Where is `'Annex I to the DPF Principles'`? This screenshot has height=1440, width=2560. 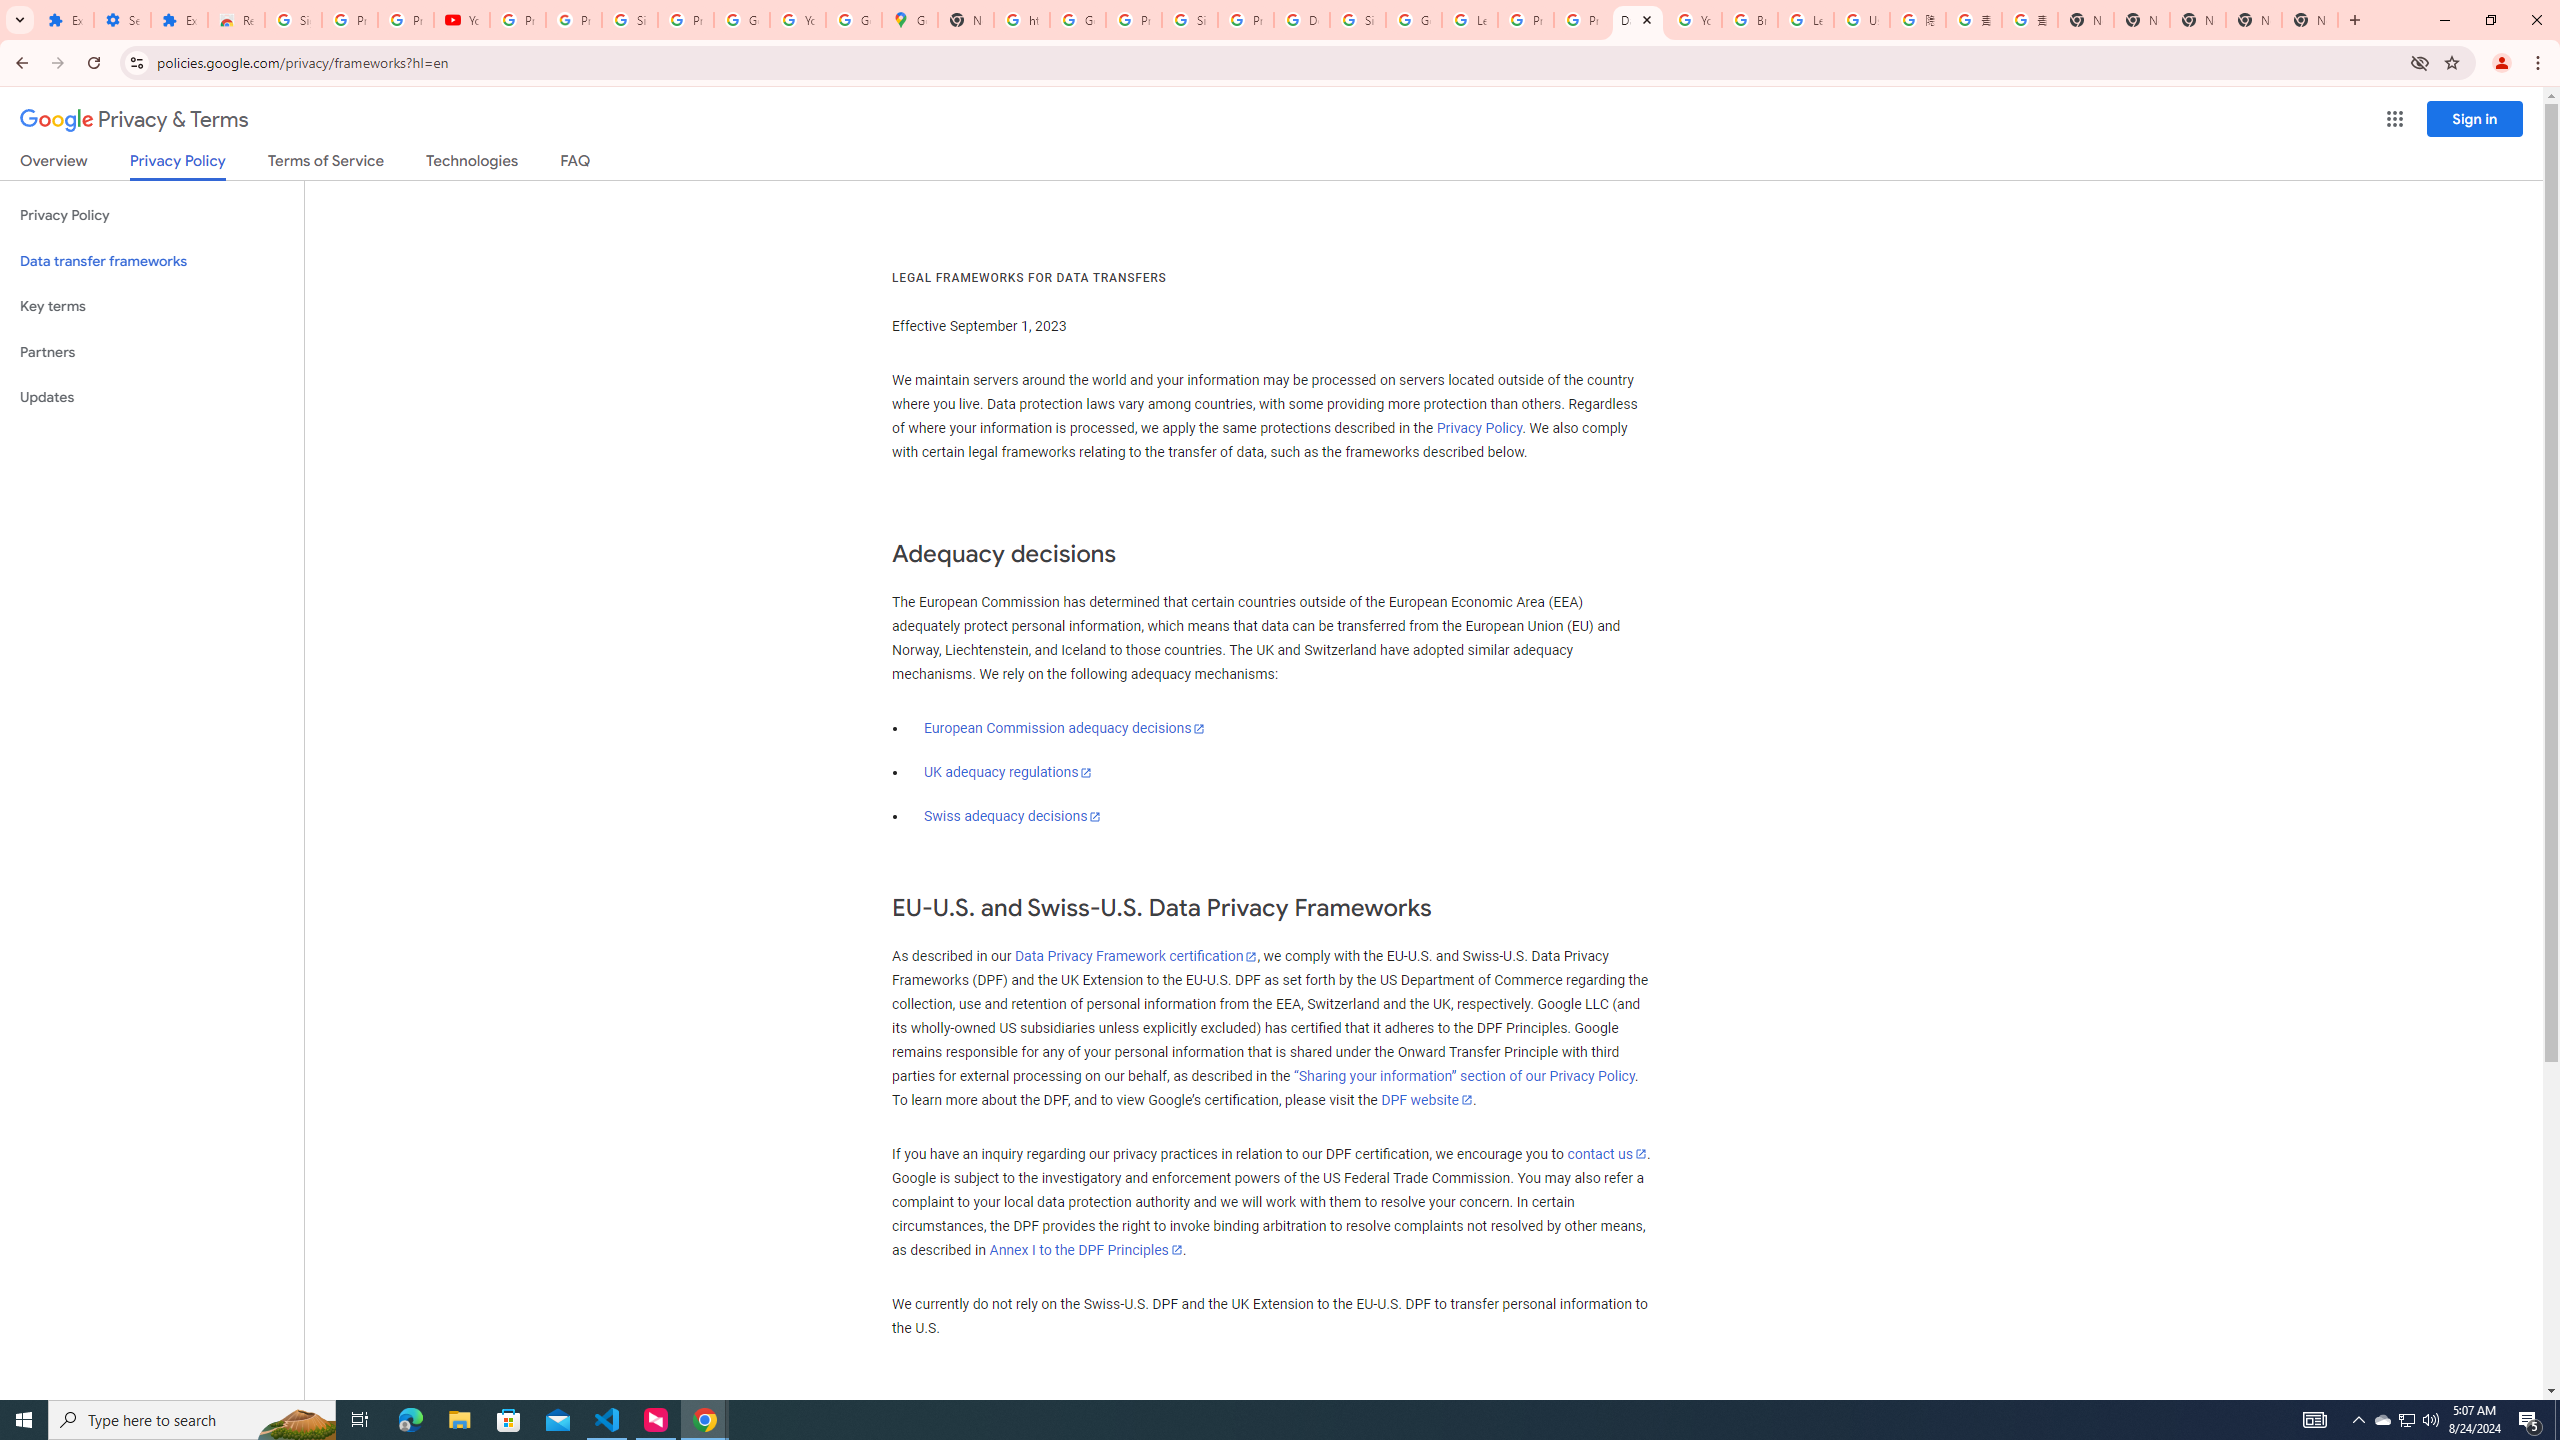 'Annex I to the DPF Principles' is located at coordinates (1084, 1248).